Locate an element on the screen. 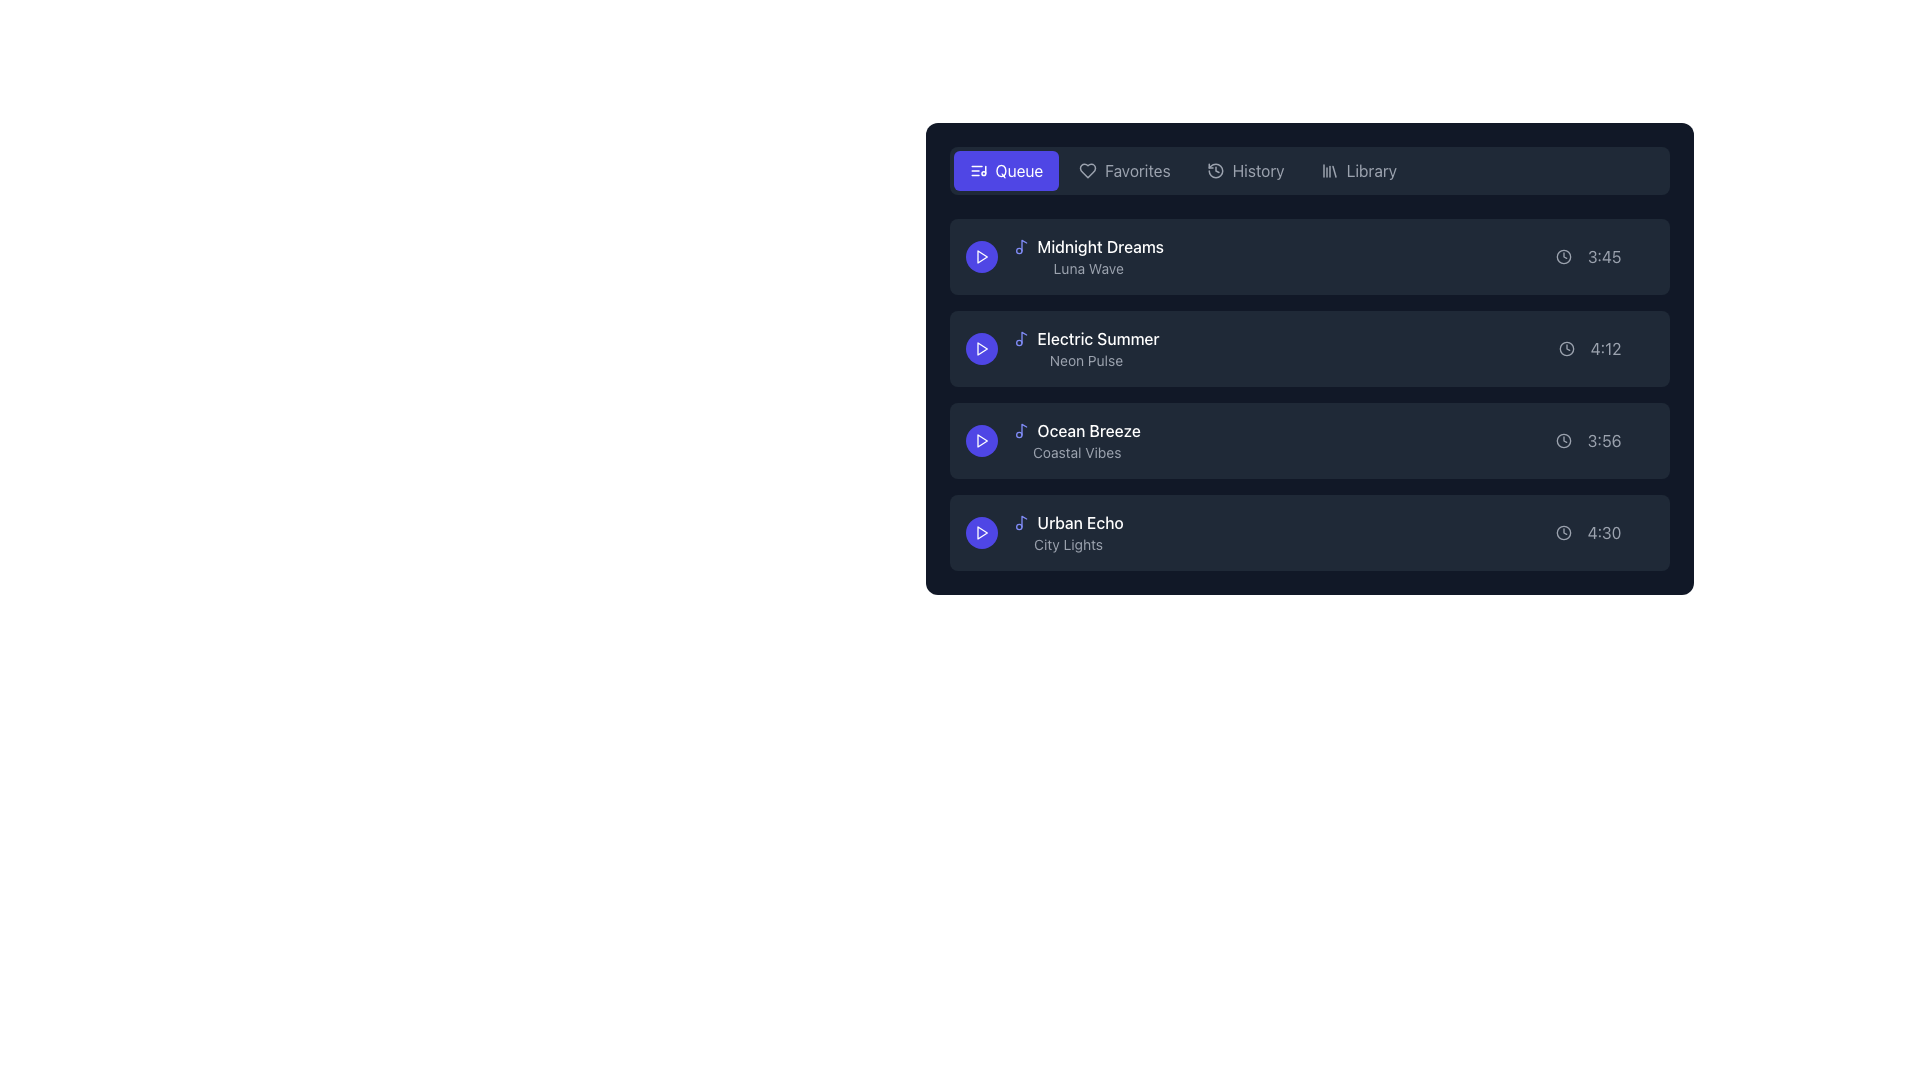 Image resolution: width=1920 pixels, height=1080 pixels. the Playlist Item titled 'Midnight Dreams' which has a dark background, rounded corners, and contains a play button and duration '3:45' for a context menu is located at coordinates (1309, 256).